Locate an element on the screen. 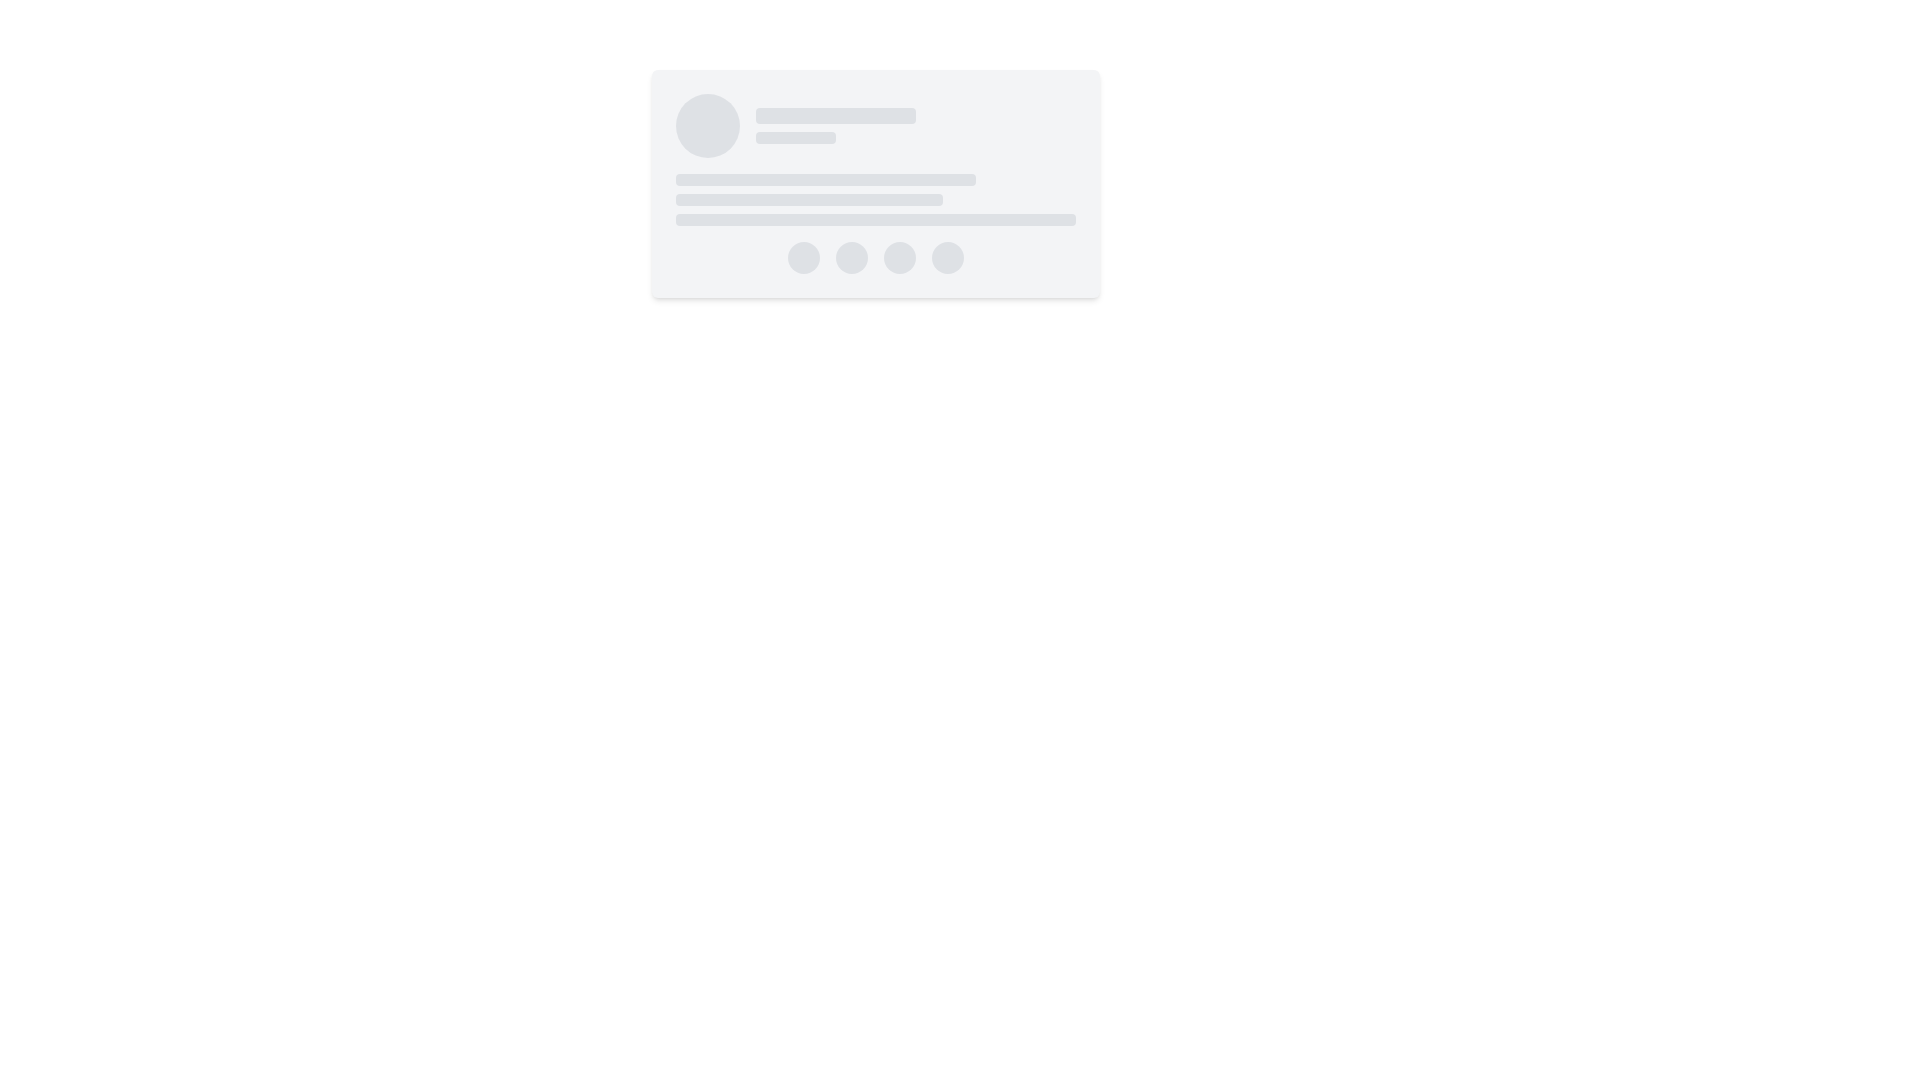 The image size is (1920, 1080). the horizontal gray bar with rounded edges, which serves as a loading indicator and is positioned at the upper section of the placeholder layout is located at coordinates (835, 115).